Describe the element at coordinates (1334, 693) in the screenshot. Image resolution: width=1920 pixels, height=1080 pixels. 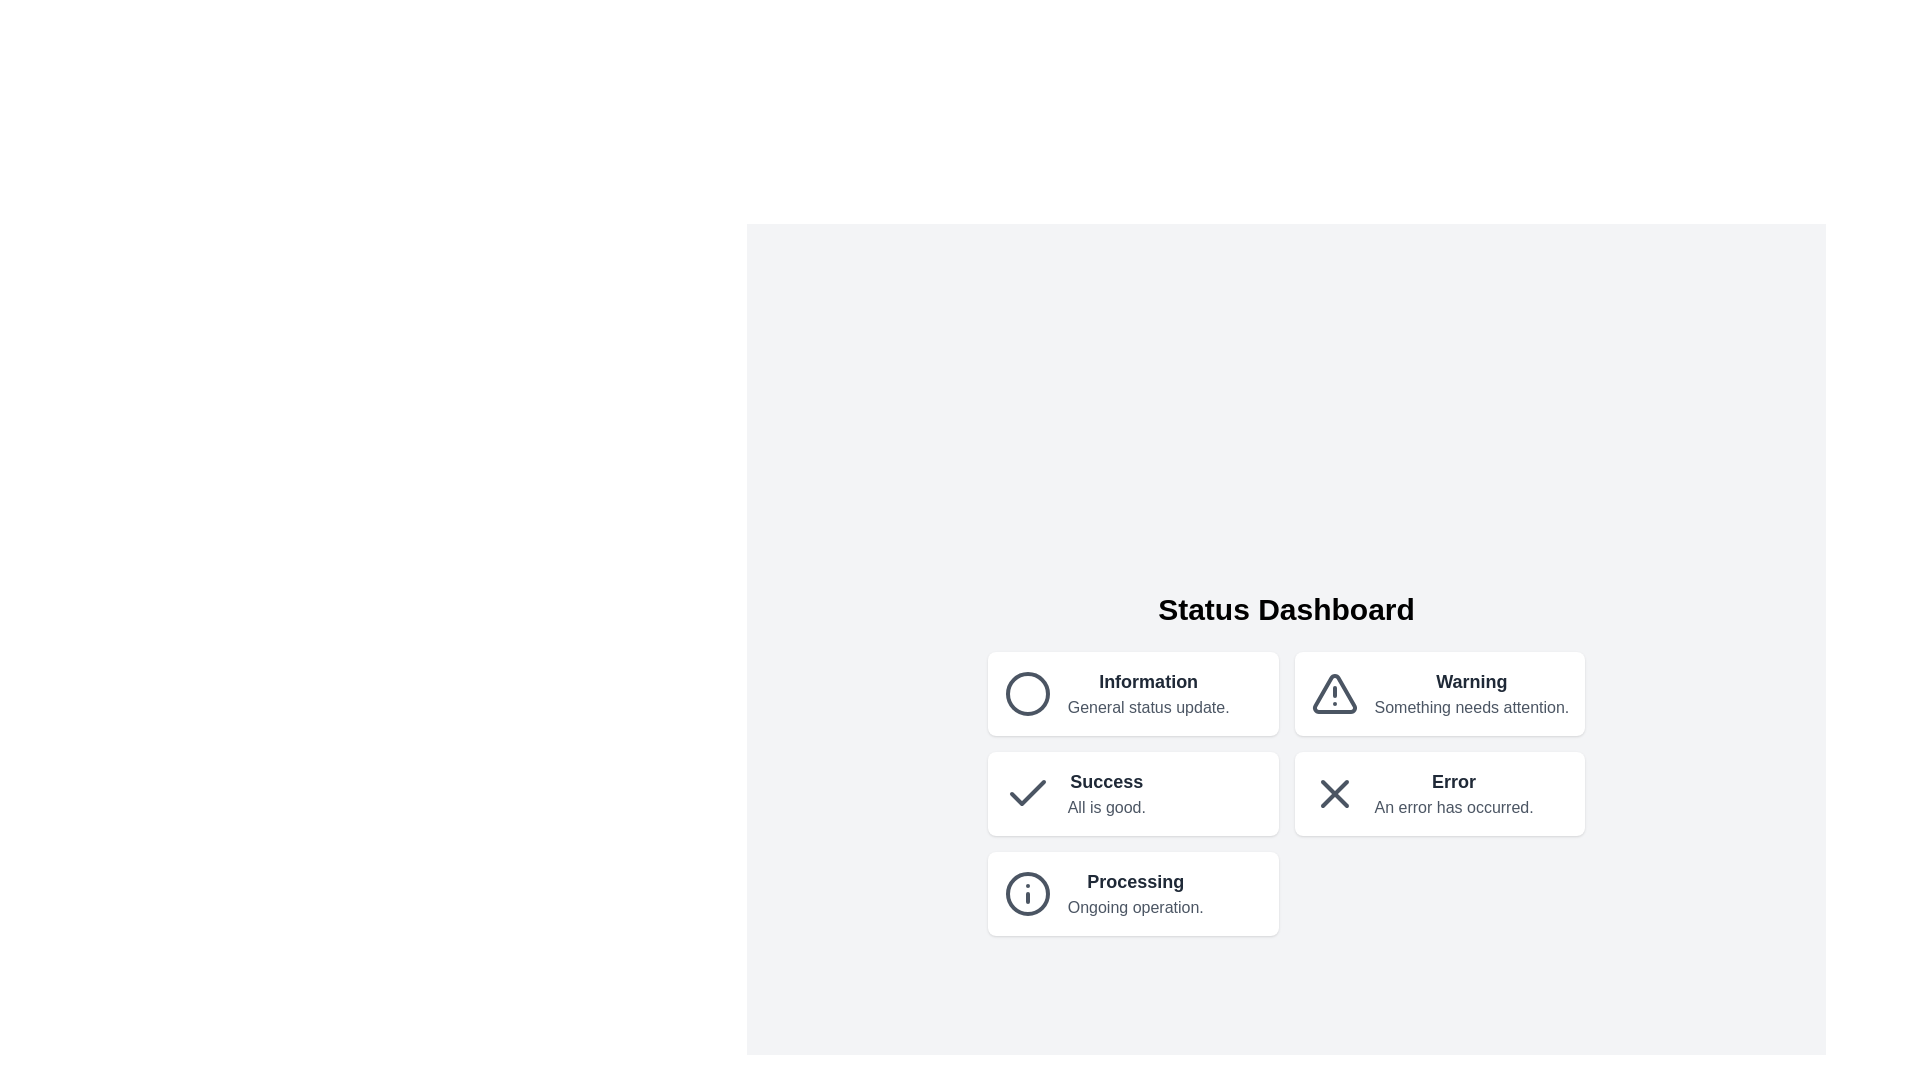
I see `the warning icon located in the top-right quadrant of the dashboard interface, which is part of a square card labeled 'Warning'` at that location.